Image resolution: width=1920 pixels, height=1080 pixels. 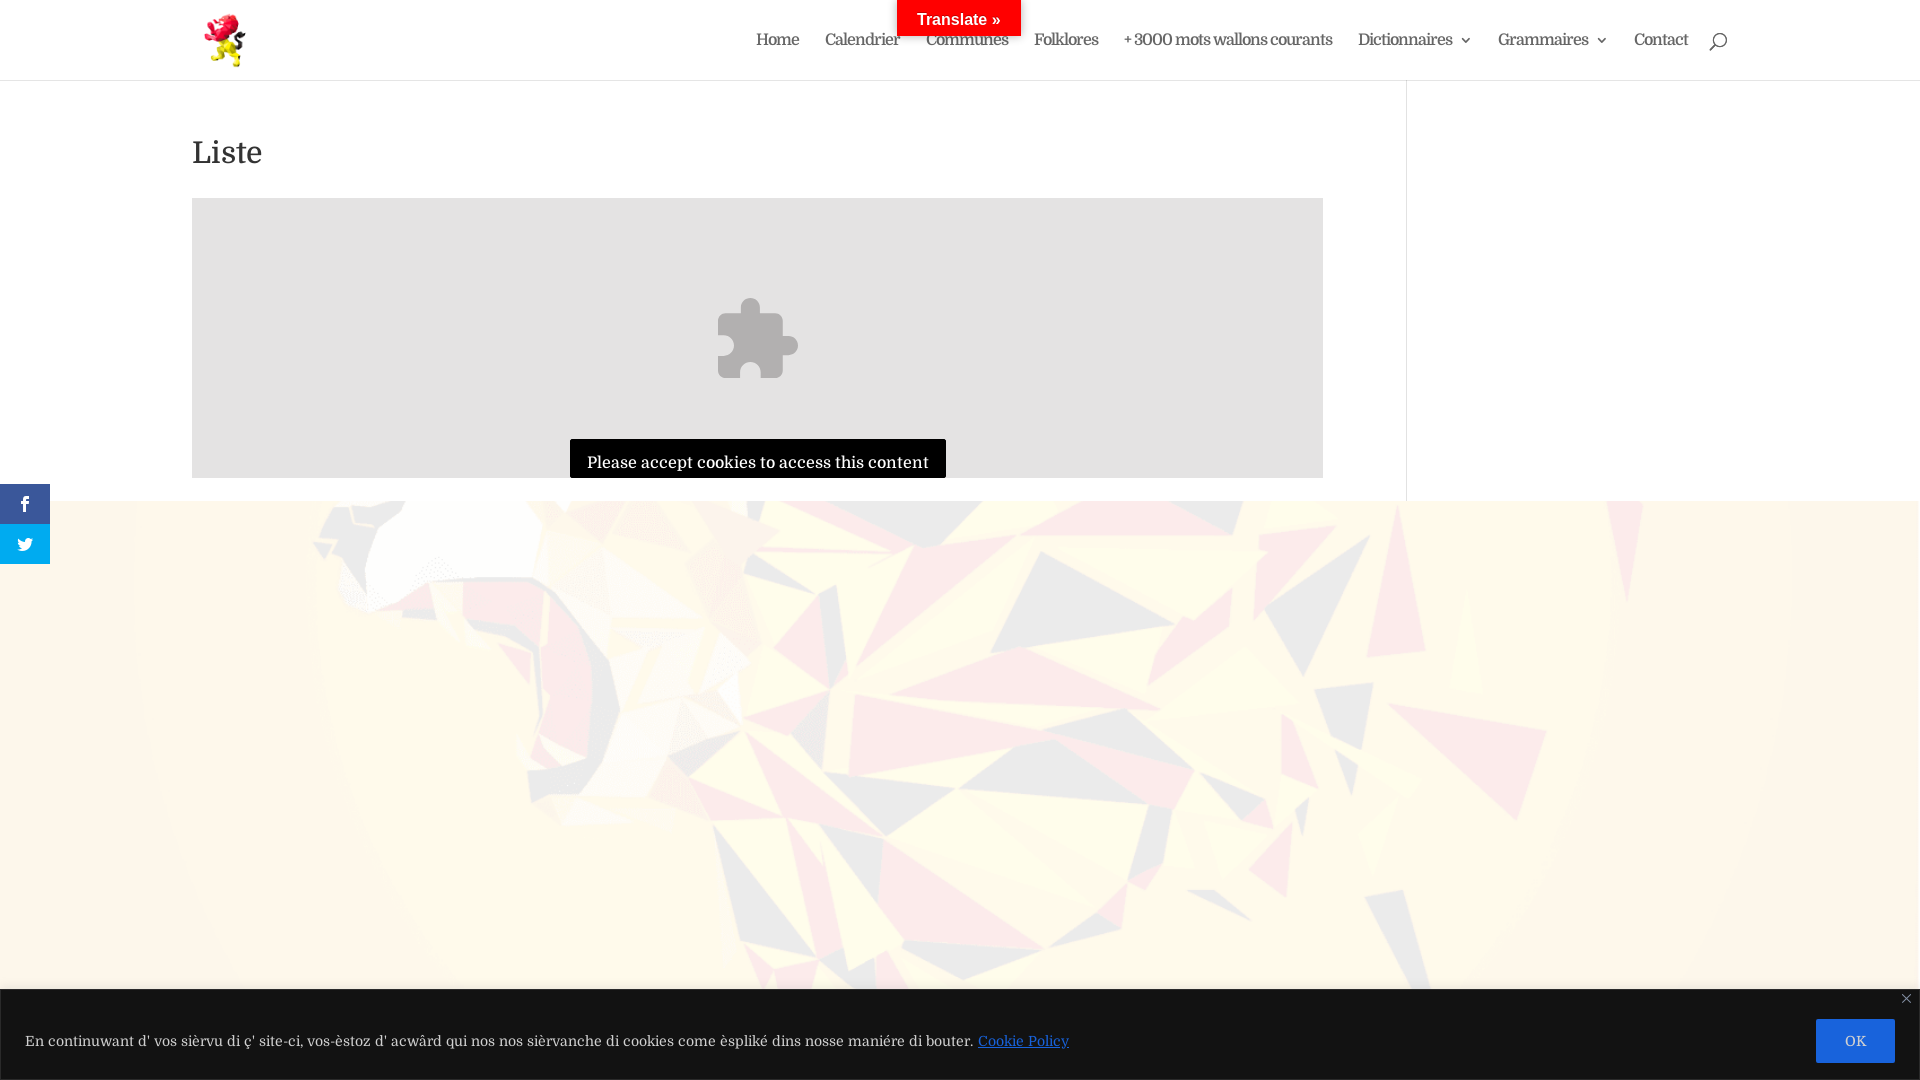 I want to click on '+ 3000 mots wallons courants', so click(x=1227, y=55).